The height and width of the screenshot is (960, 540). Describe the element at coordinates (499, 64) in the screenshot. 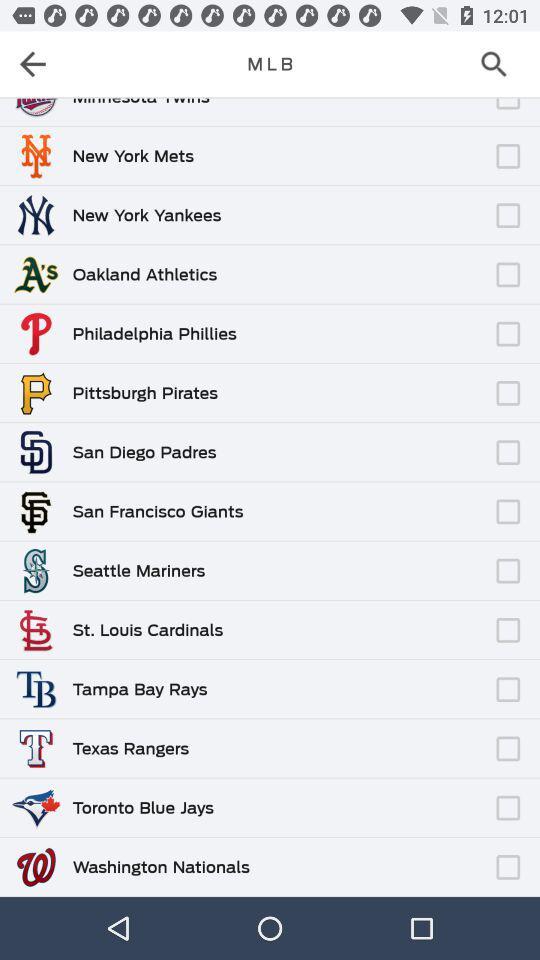

I see `search` at that location.